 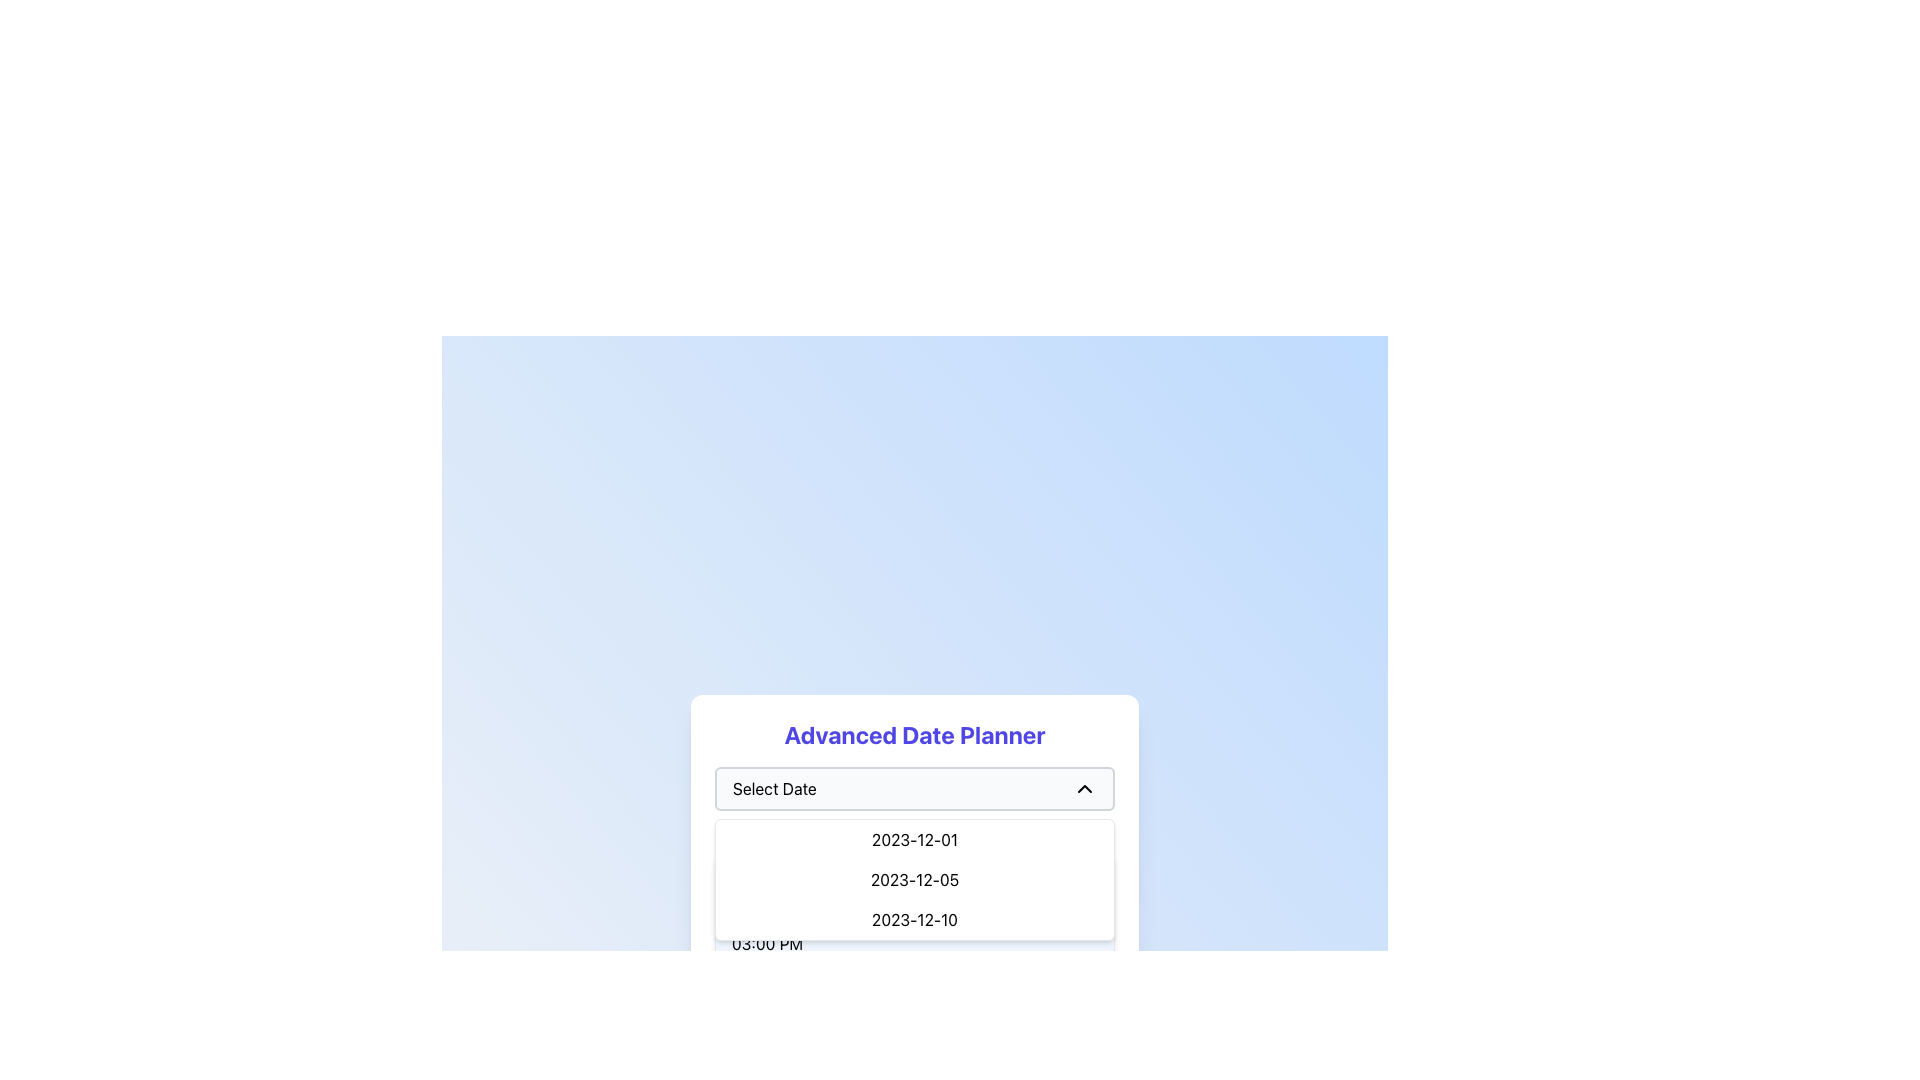 What do you see at coordinates (914, 897) in the screenshot?
I see `an option in the Dropdown option list with a light blue background, specifically` at bounding box center [914, 897].